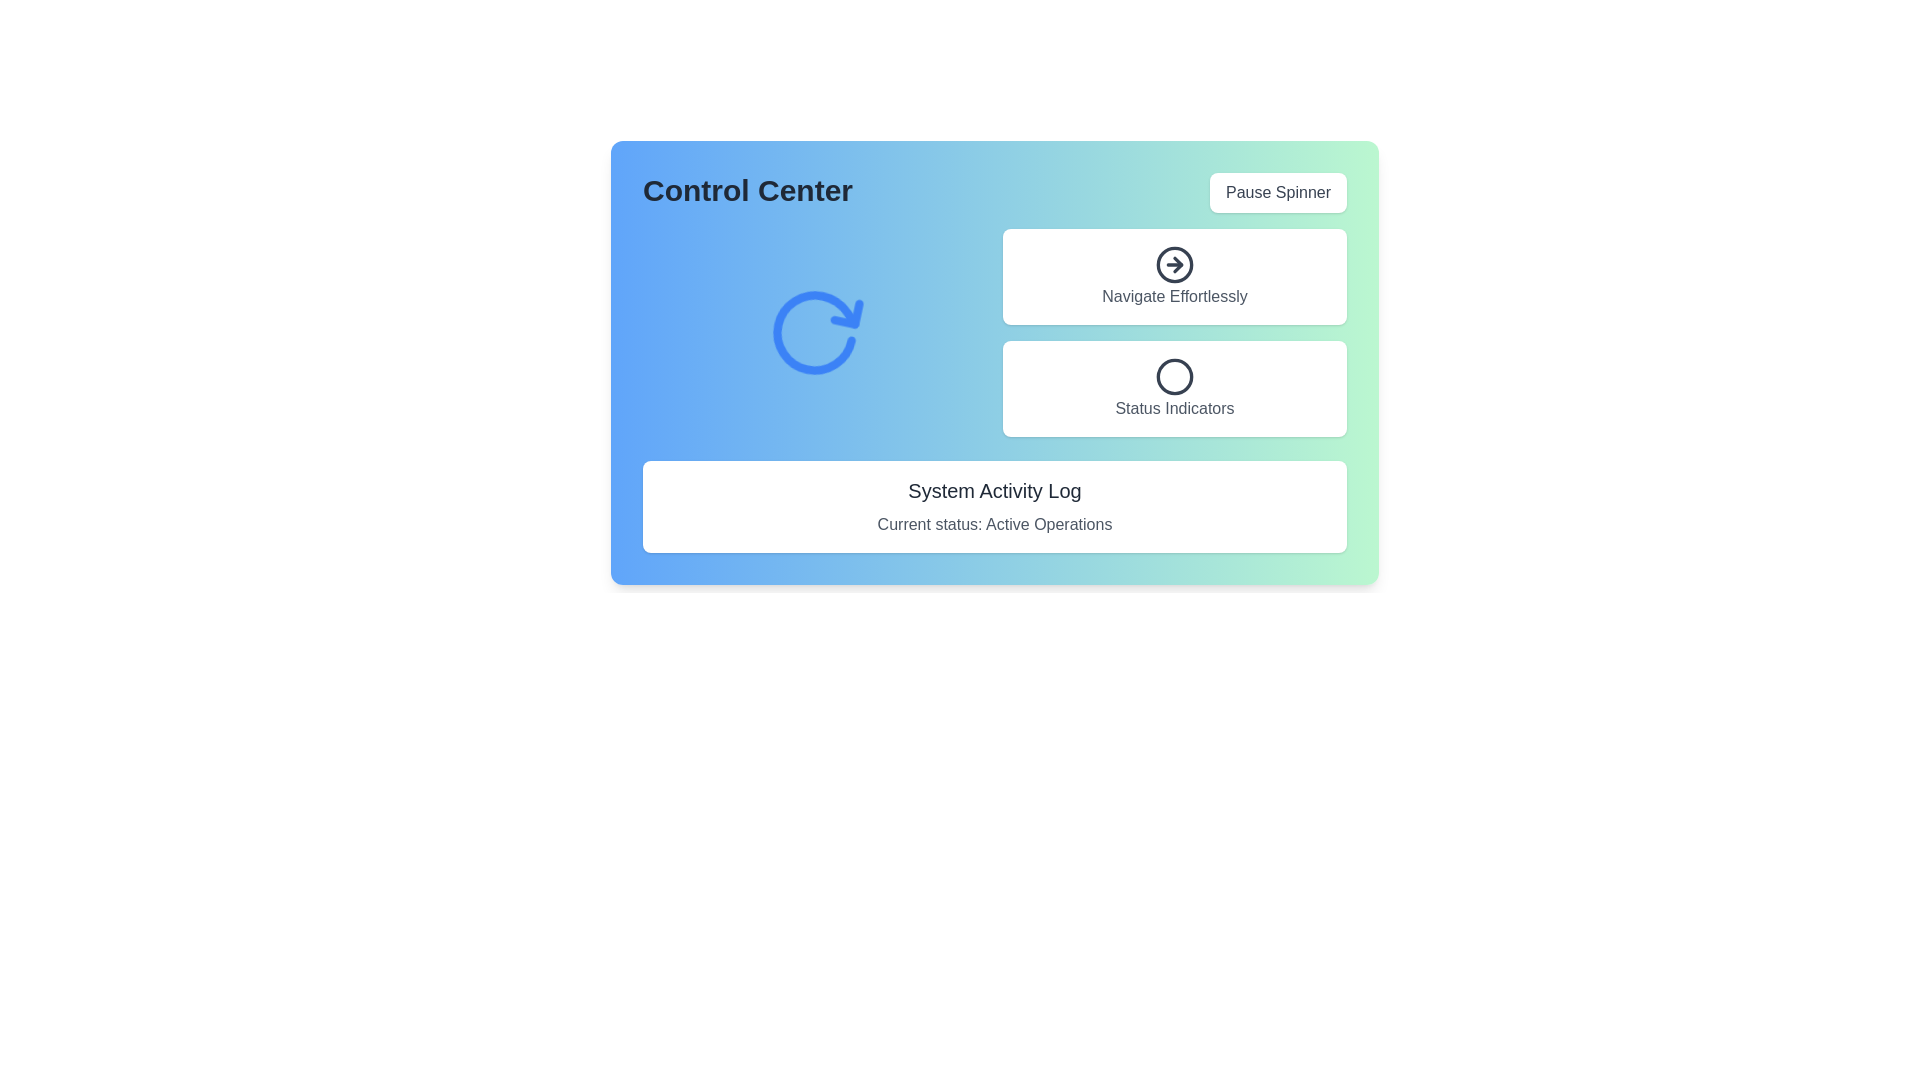 This screenshot has height=1080, width=1920. What do you see at coordinates (1175, 262) in the screenshot?
I see `the visual representation of the circular SVG graphic with a rightward arrow inside, located above the 'Navigate Effortlessly' text` at bounding box center [1175, 262].